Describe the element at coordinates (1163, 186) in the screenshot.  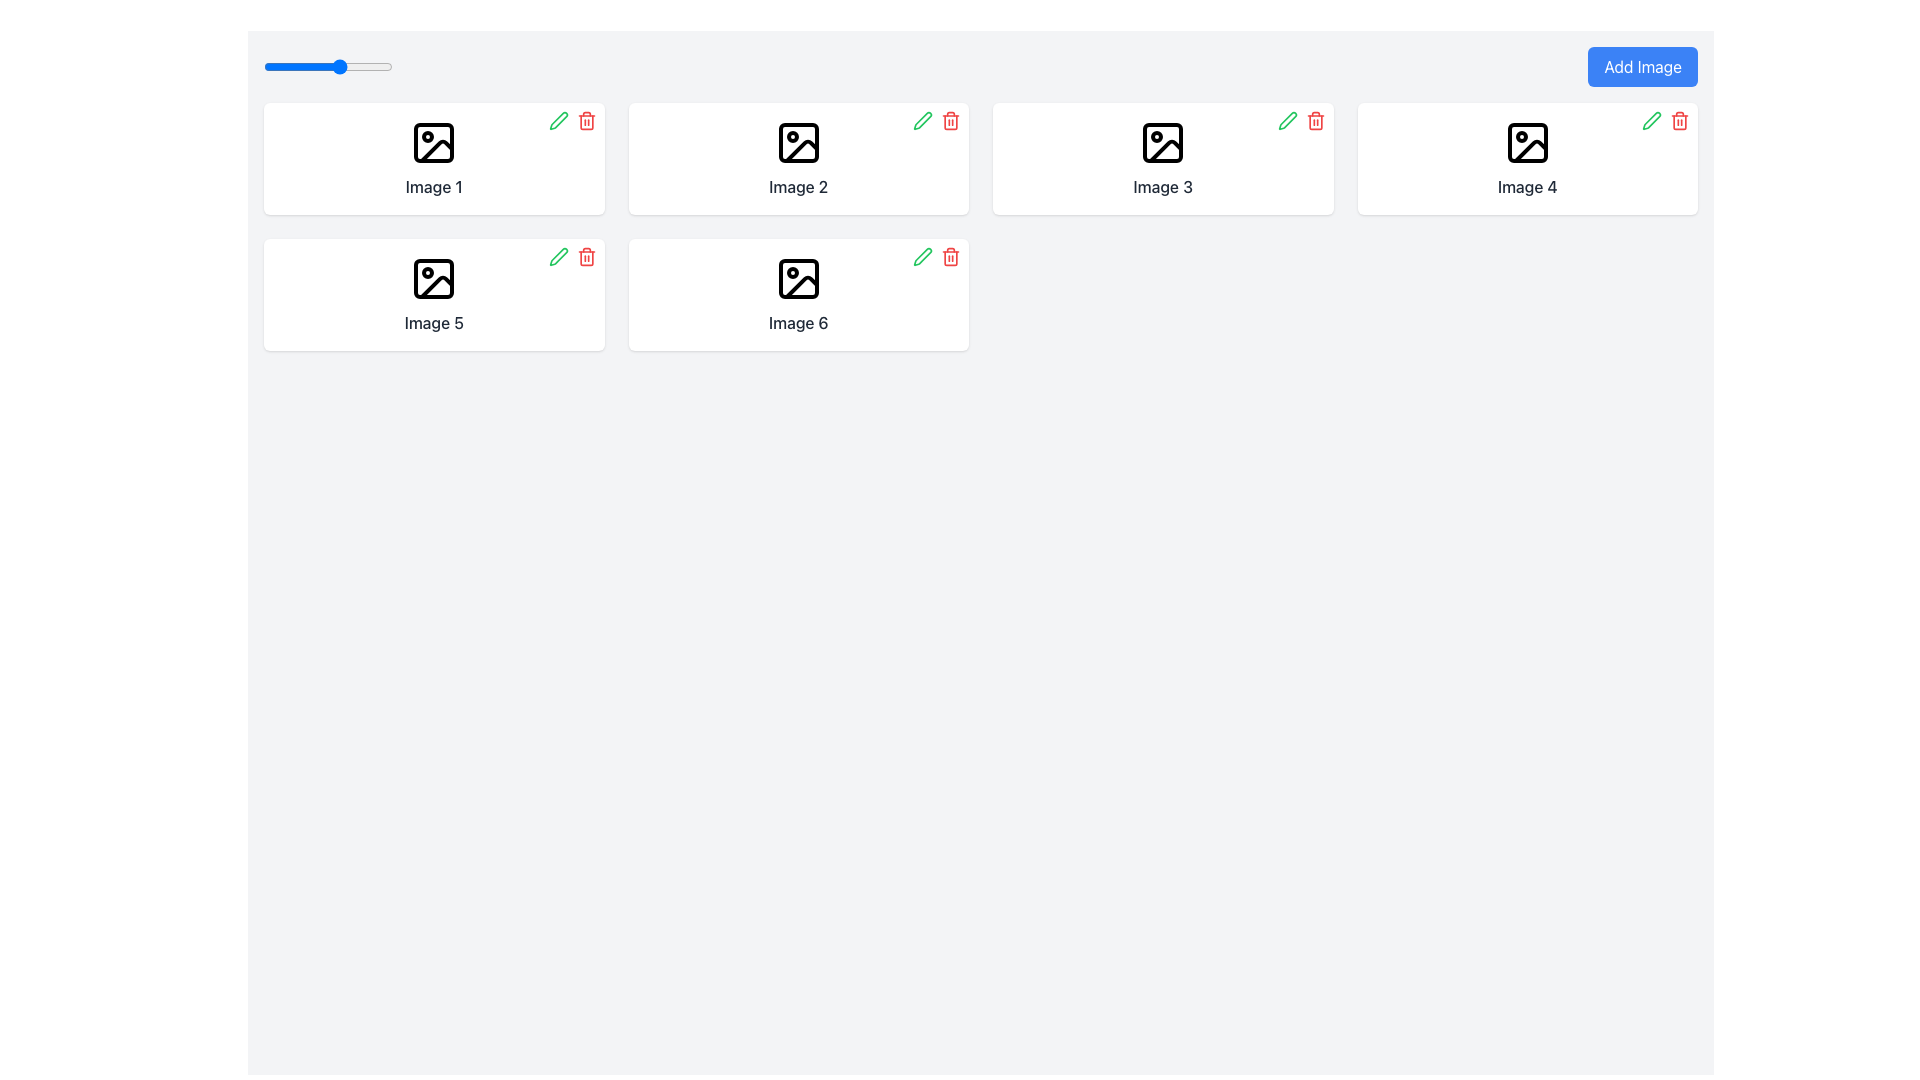
I see `text label that describes the image represented by the icon above it, located in the third cell of the first row in a grid layout` at that location.